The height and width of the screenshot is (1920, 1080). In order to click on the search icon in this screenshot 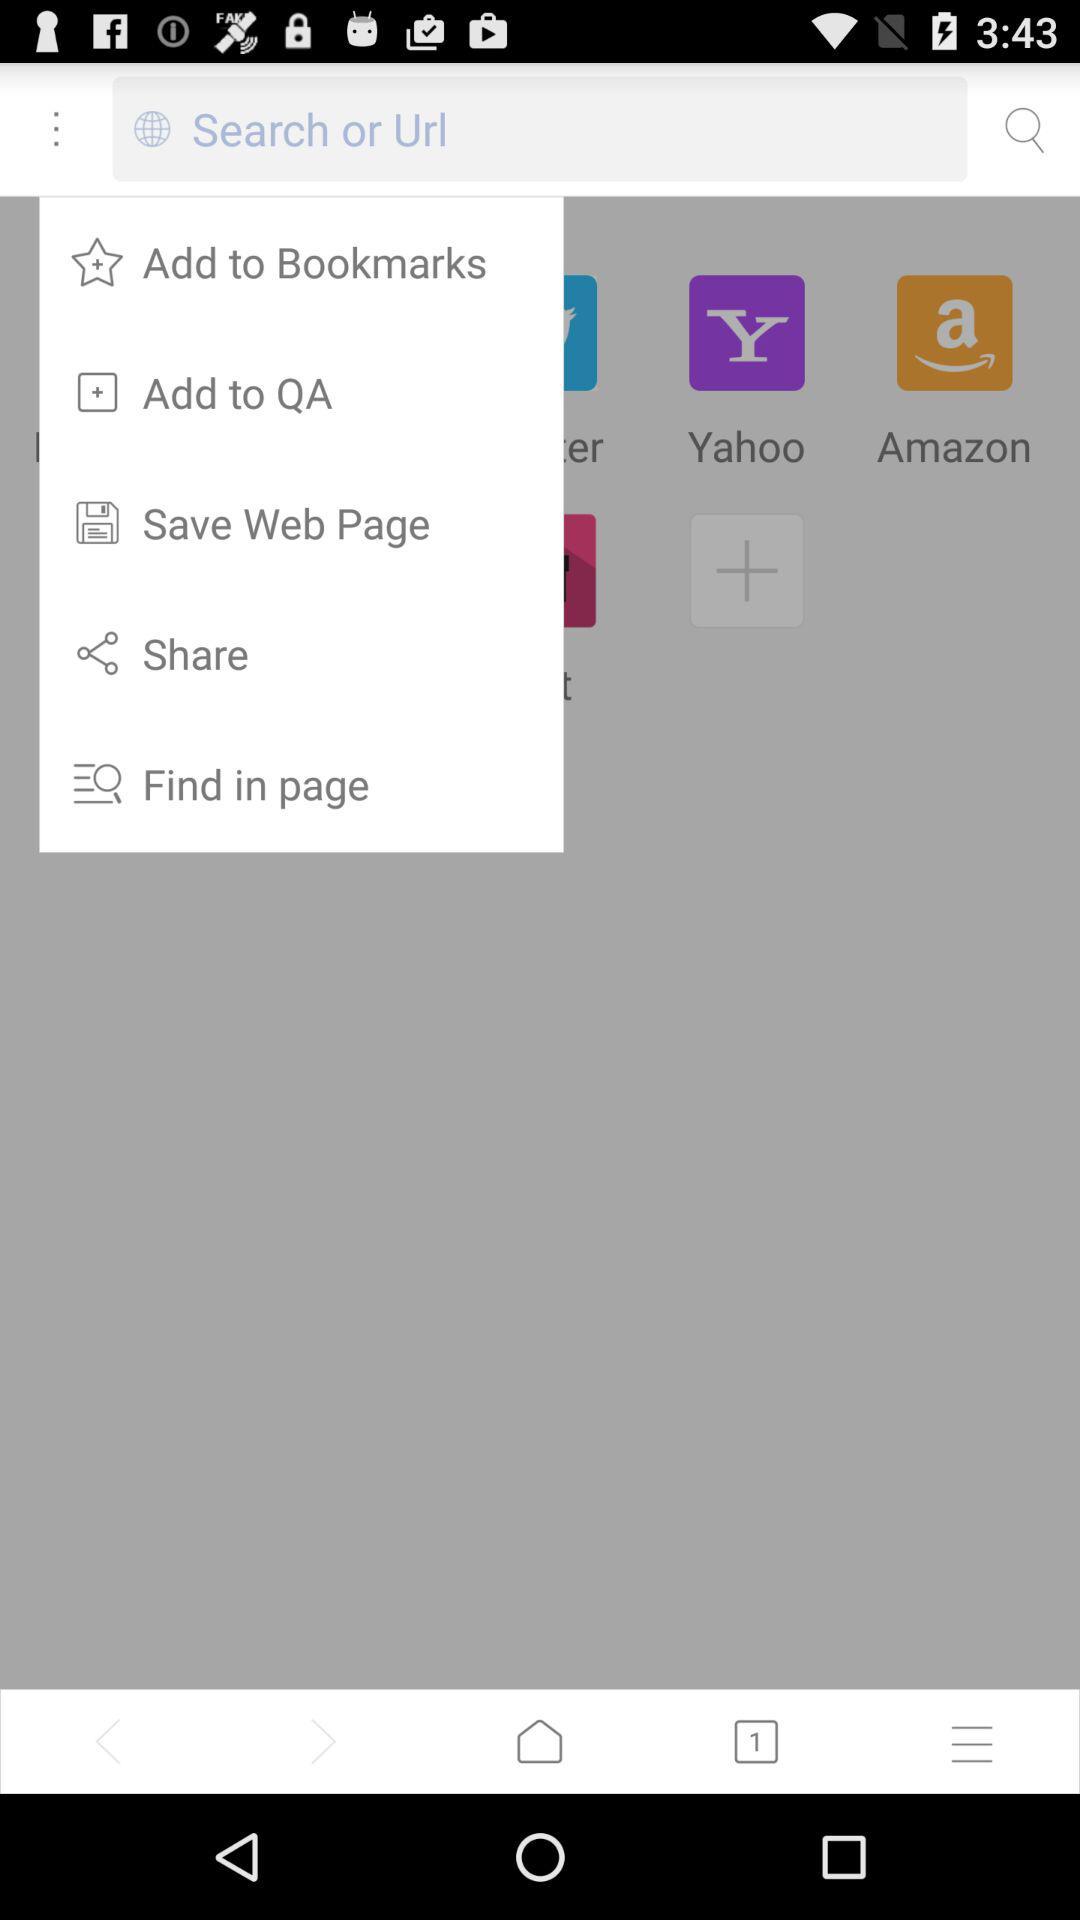, I will do `click(1023, 137)`.